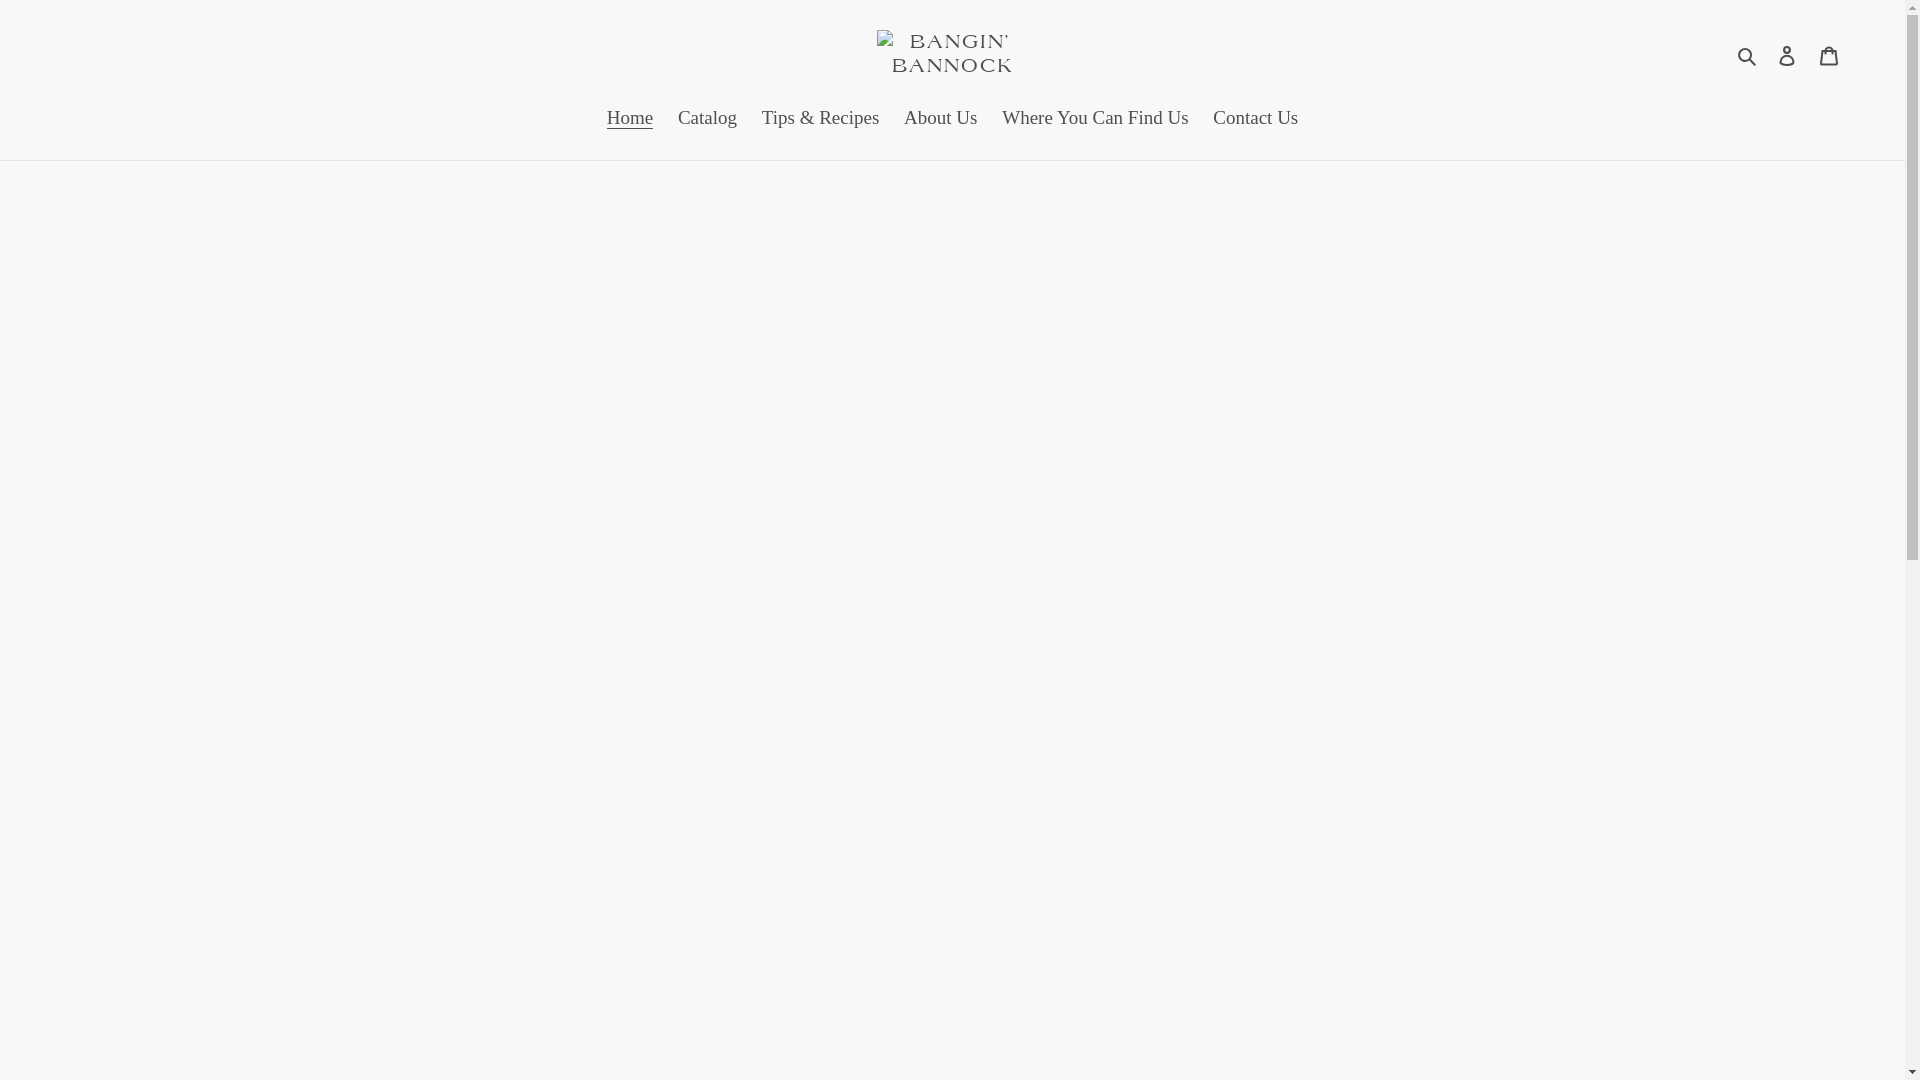 The image size is (1920, 1080). What do you see at coordinates (1093, 119) in the screenshot?
I see `'Where You Can Find Us'` at bounding box center [1093, 119].